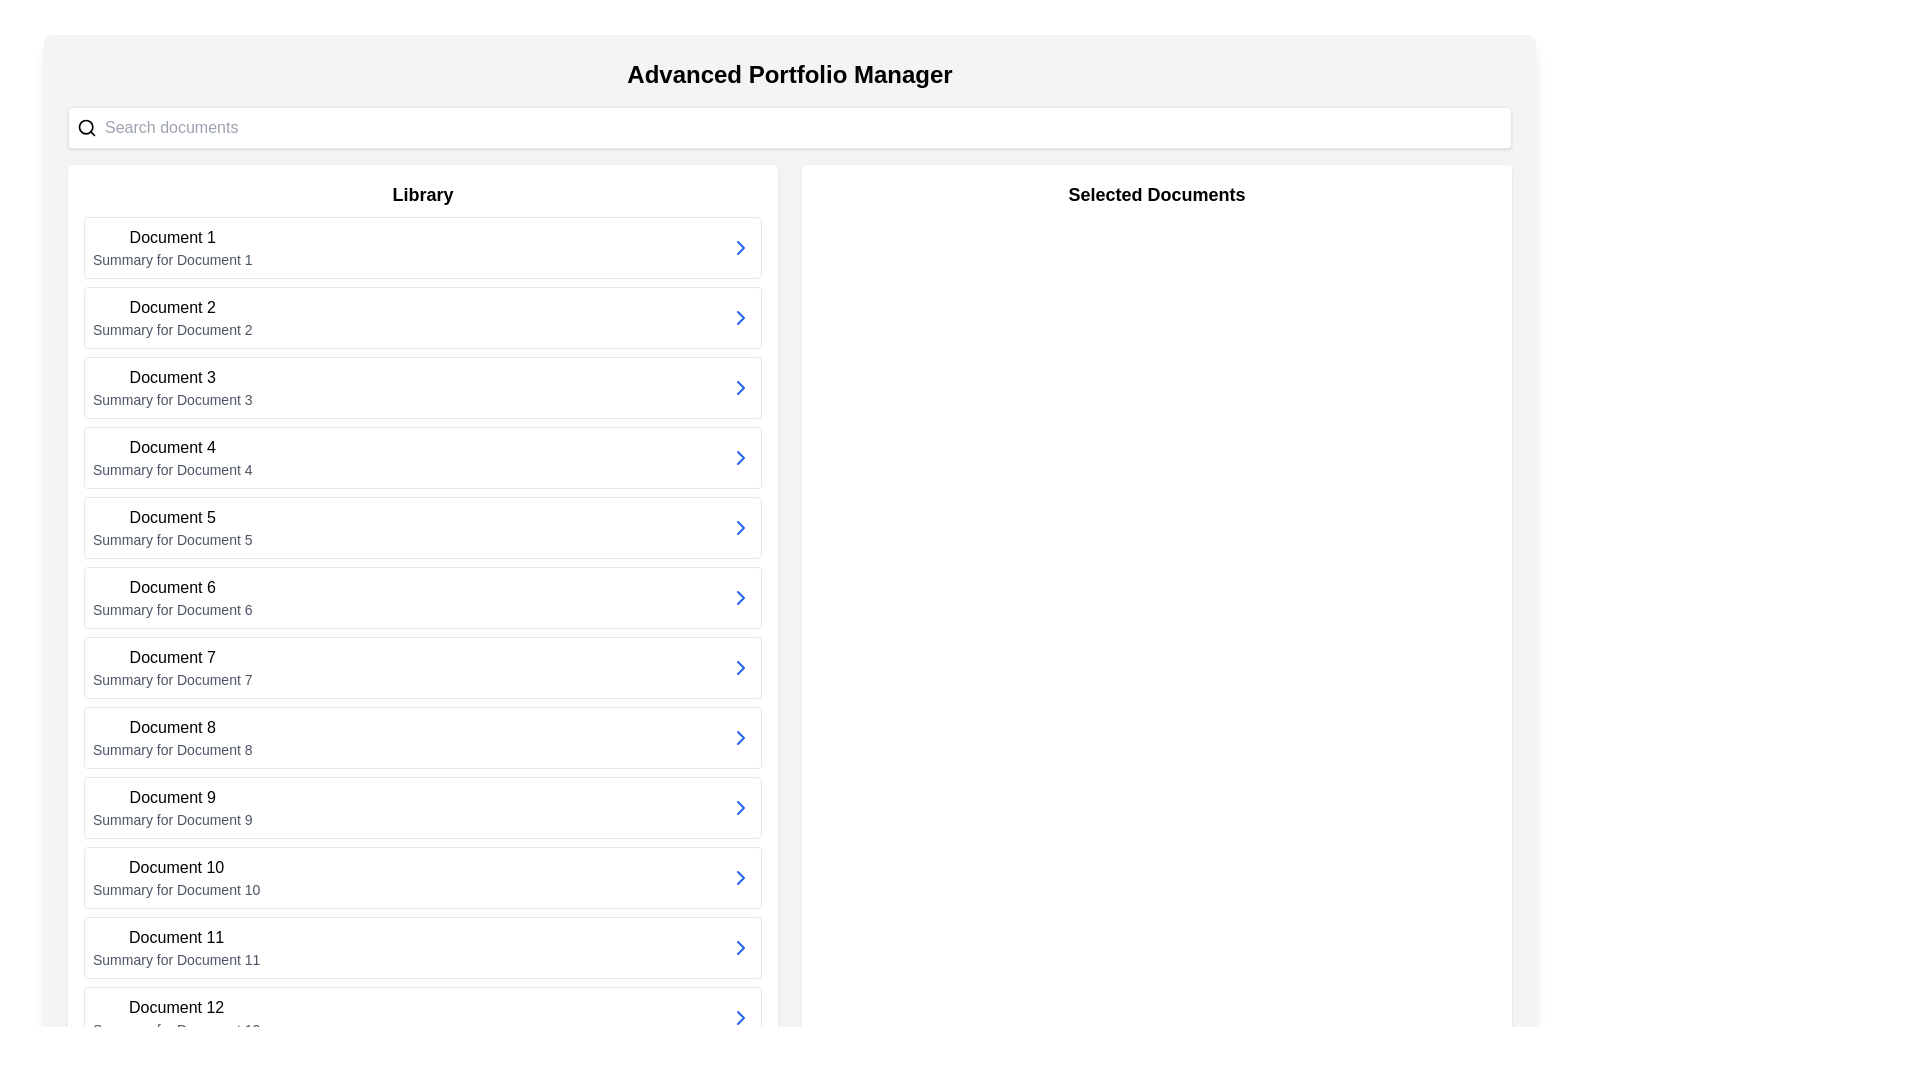  I want to click on the navigation icon located at the far right of Document 12 in the Library section, so click(739, 947).